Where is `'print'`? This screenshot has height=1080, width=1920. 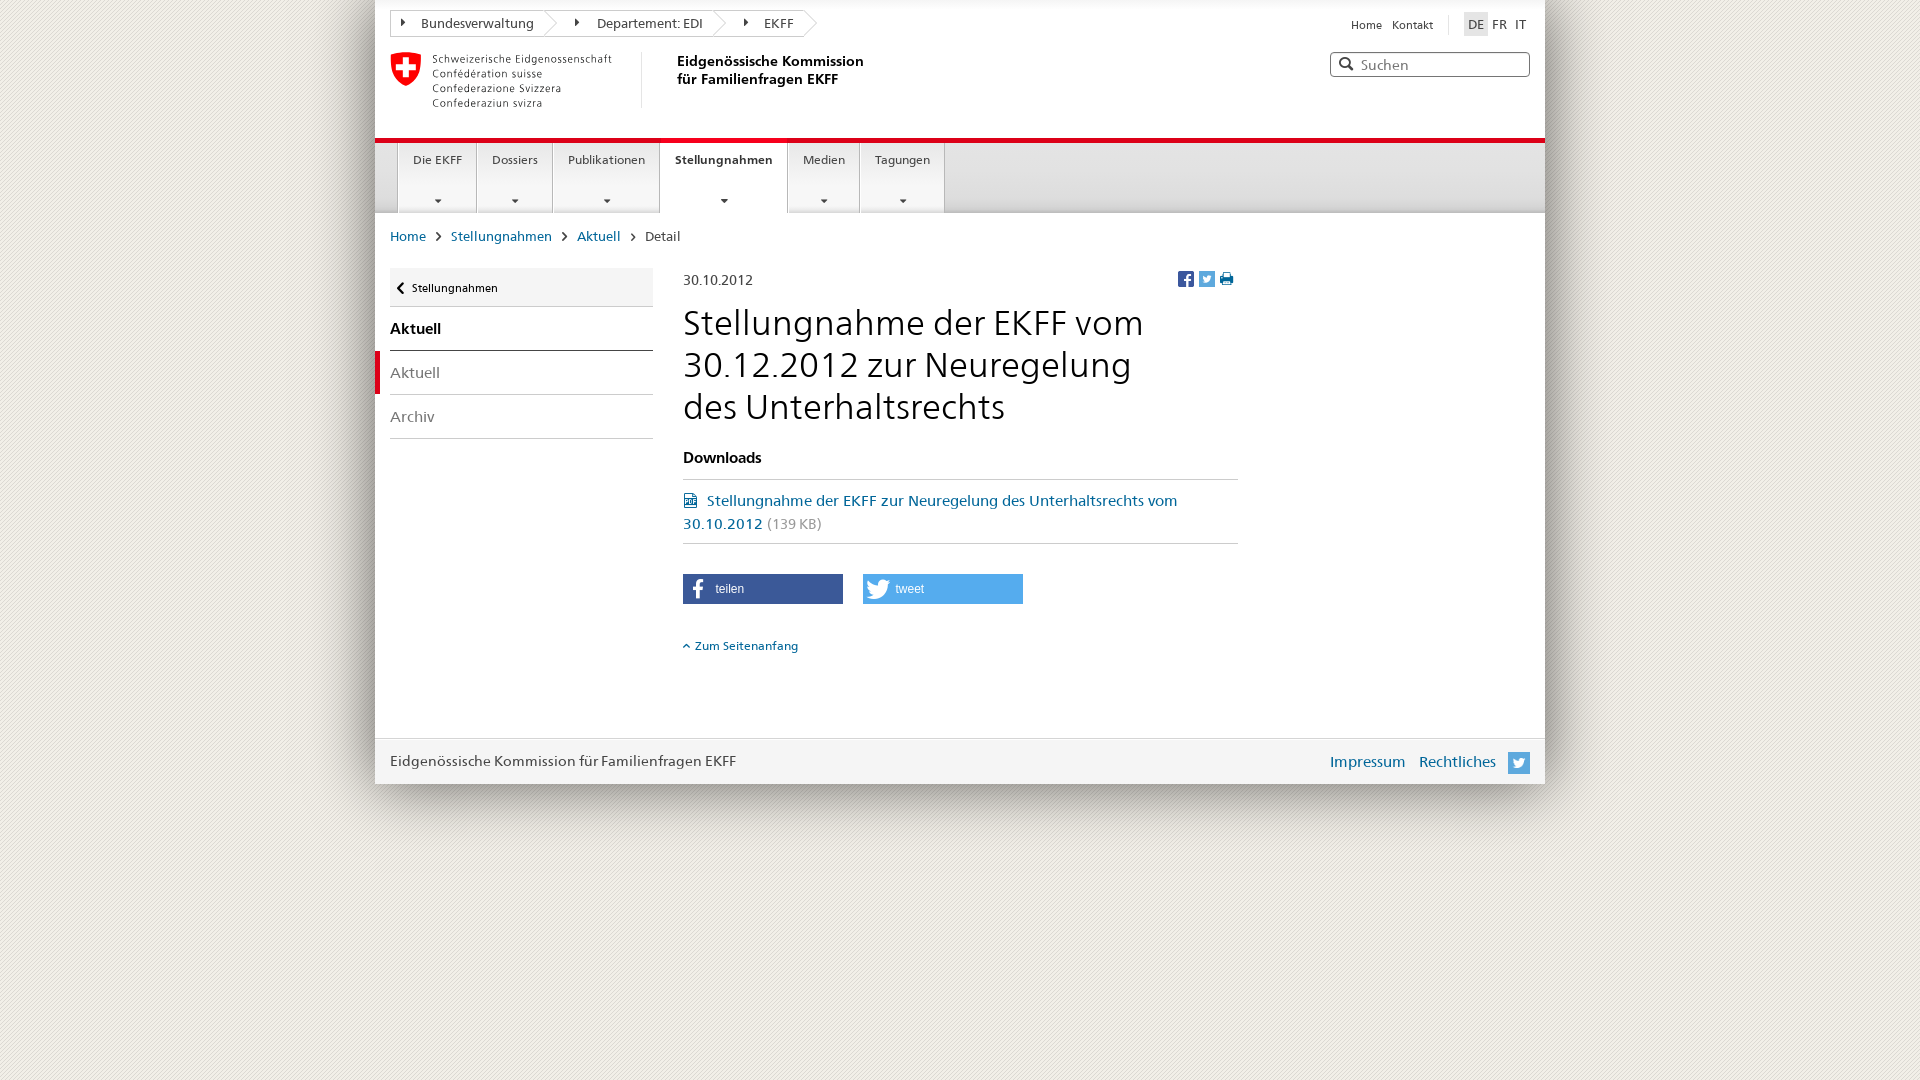
'print' is located at coordinates (1218, 278).